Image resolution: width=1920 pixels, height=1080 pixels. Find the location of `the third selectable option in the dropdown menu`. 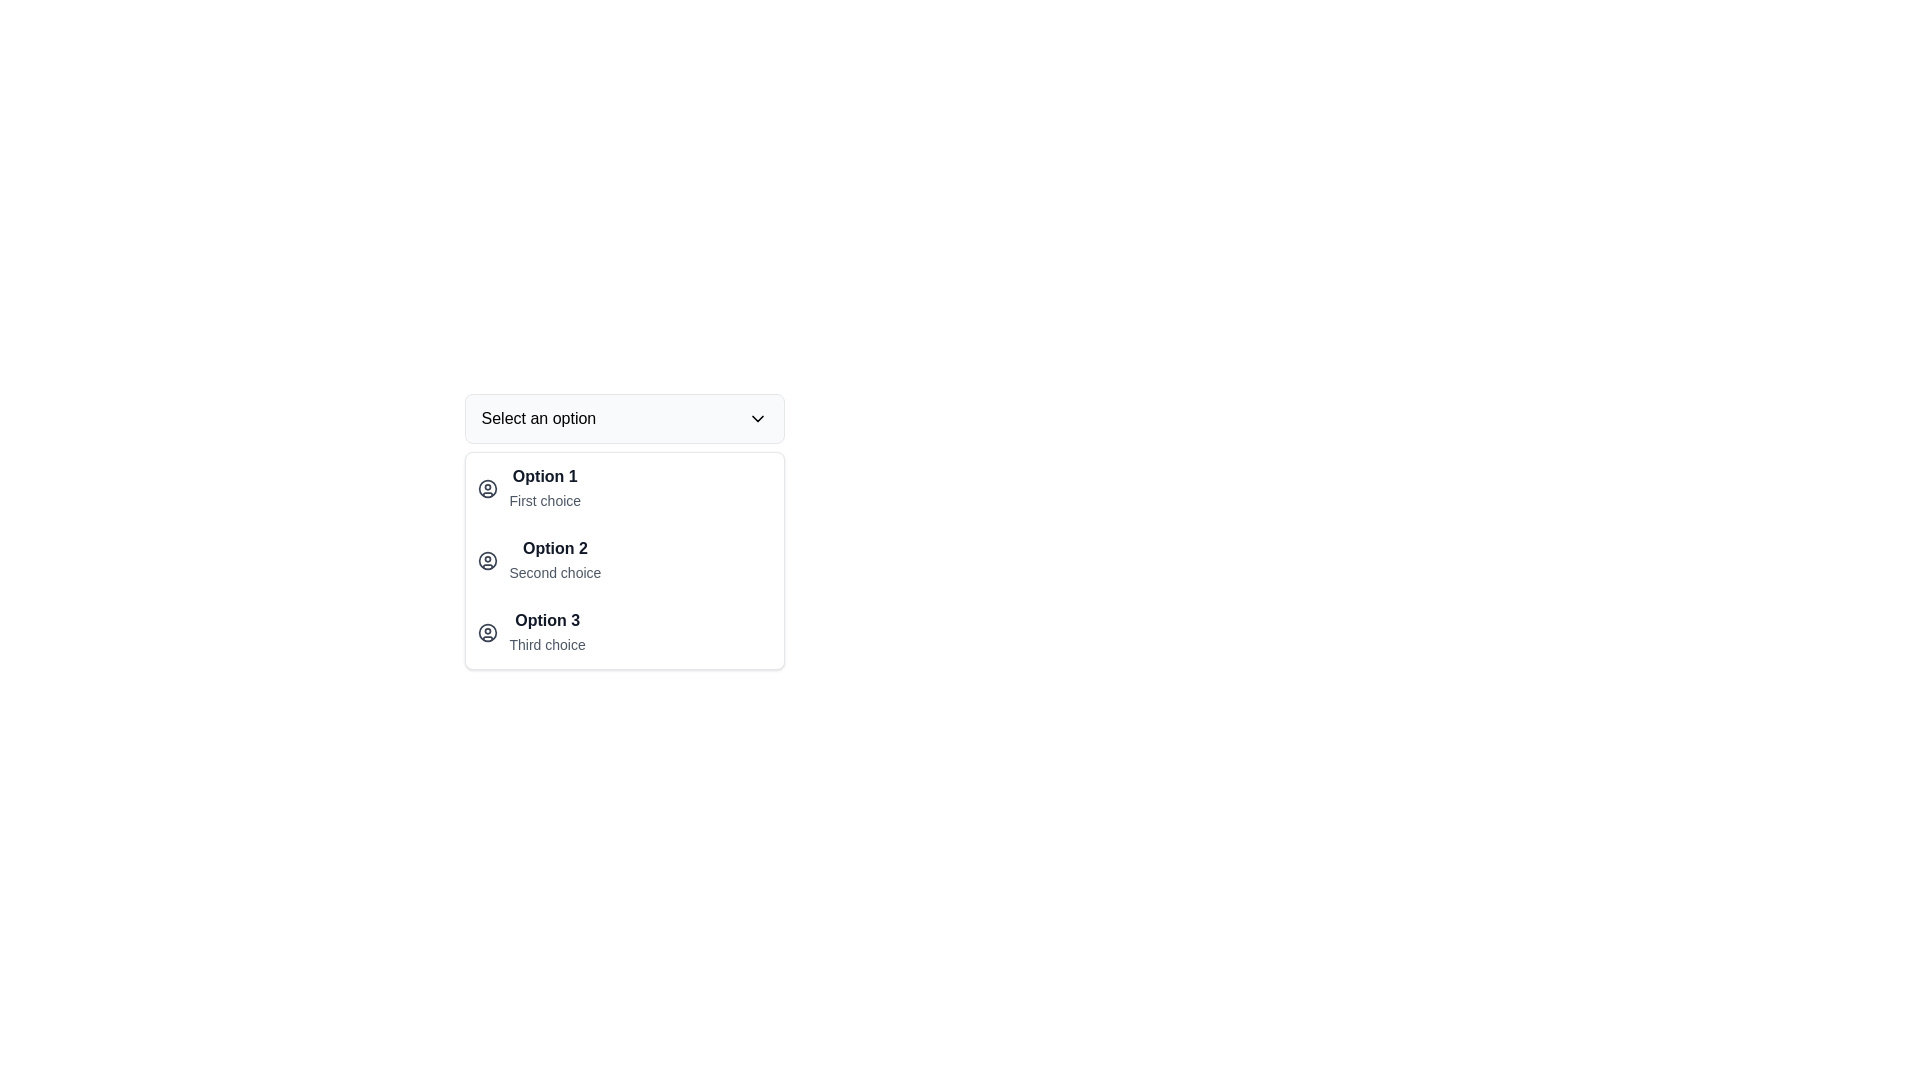

the third selectable option in the dropdown menu is located at coordinates (623, 604).